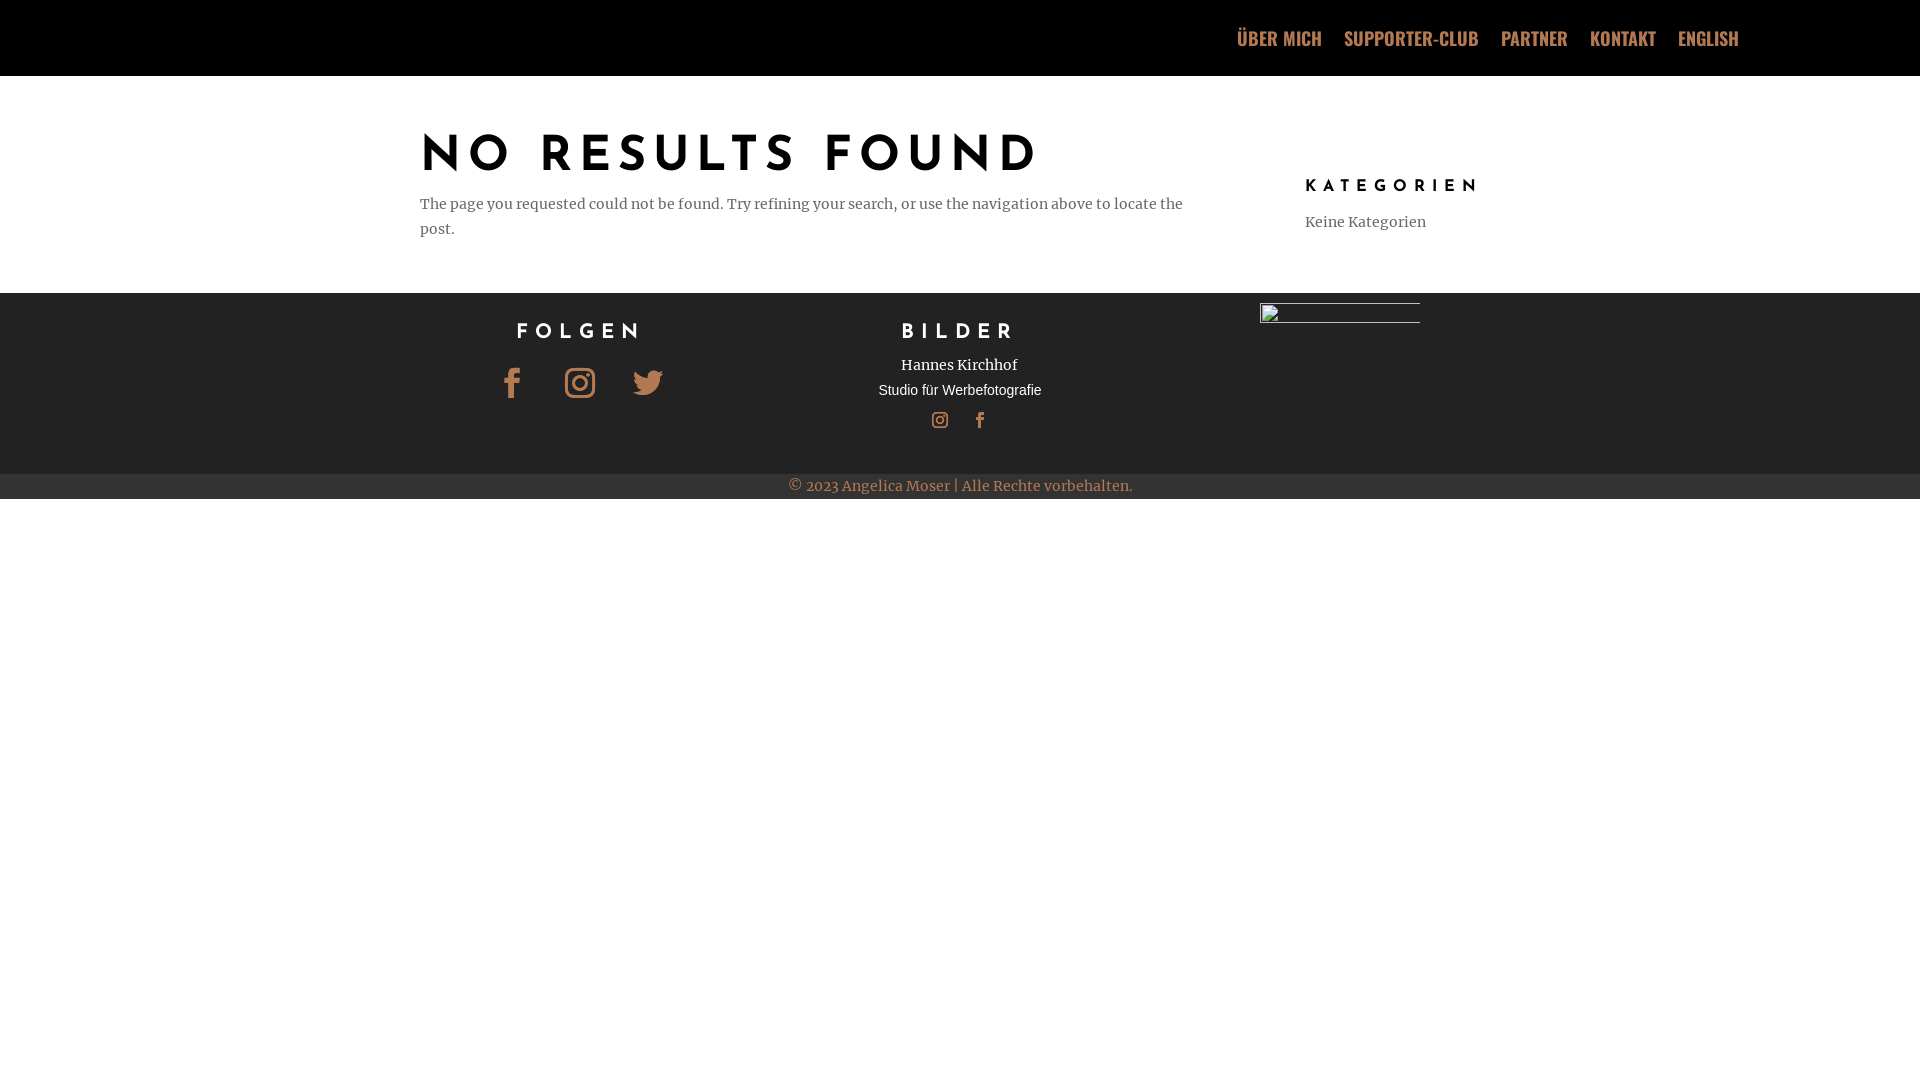 The image size is (1920, 1080). What do you see at coordinates (1707, 38) in the screenshot?
I see `'ENGLISH'` at bounding box center [1707, 38].